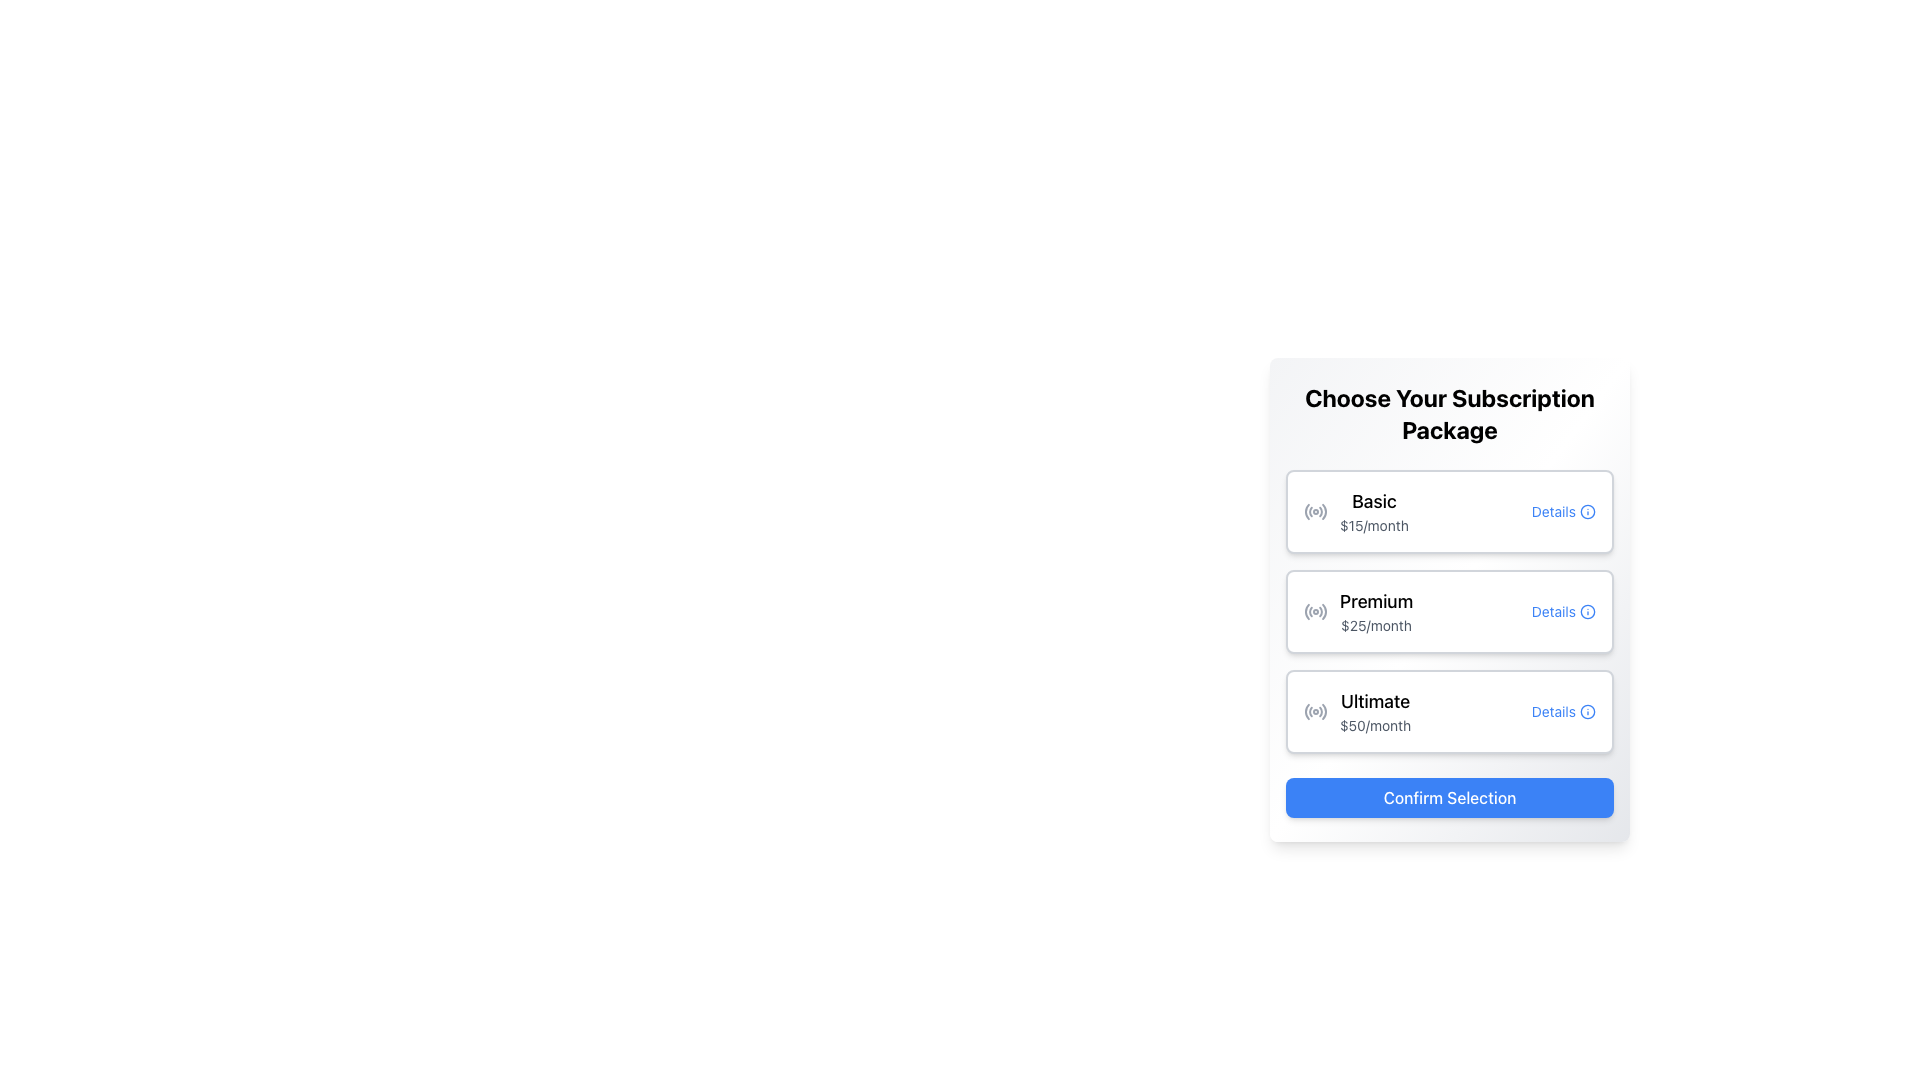 This screenshot has width=1920, height=1080. What do you see at coordinates (1375, 611) in the screenshot?
I see `the 'Premium' text element, which is part of the subscription package options` at bounding box center [1375, 611].